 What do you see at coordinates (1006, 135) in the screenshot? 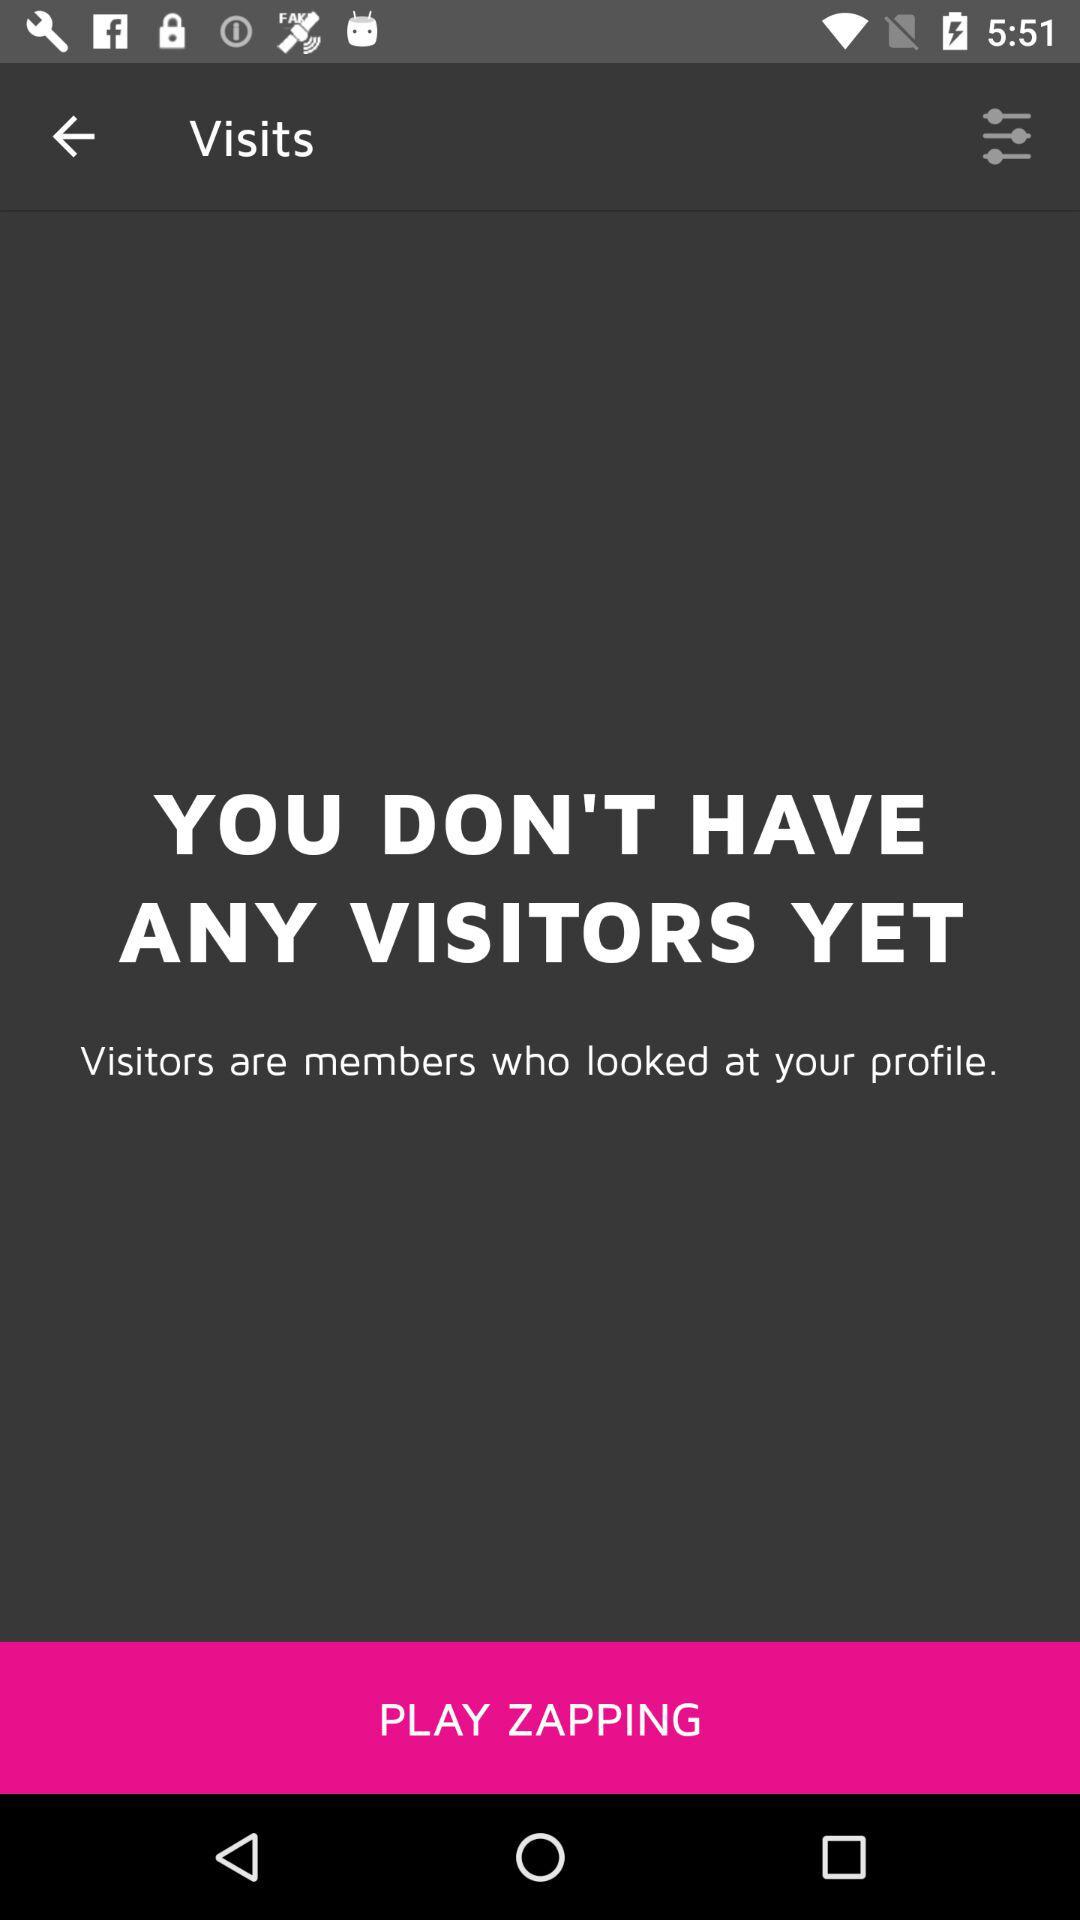
I see `item to the right of the visits item` at bounding box center [1006, 135].